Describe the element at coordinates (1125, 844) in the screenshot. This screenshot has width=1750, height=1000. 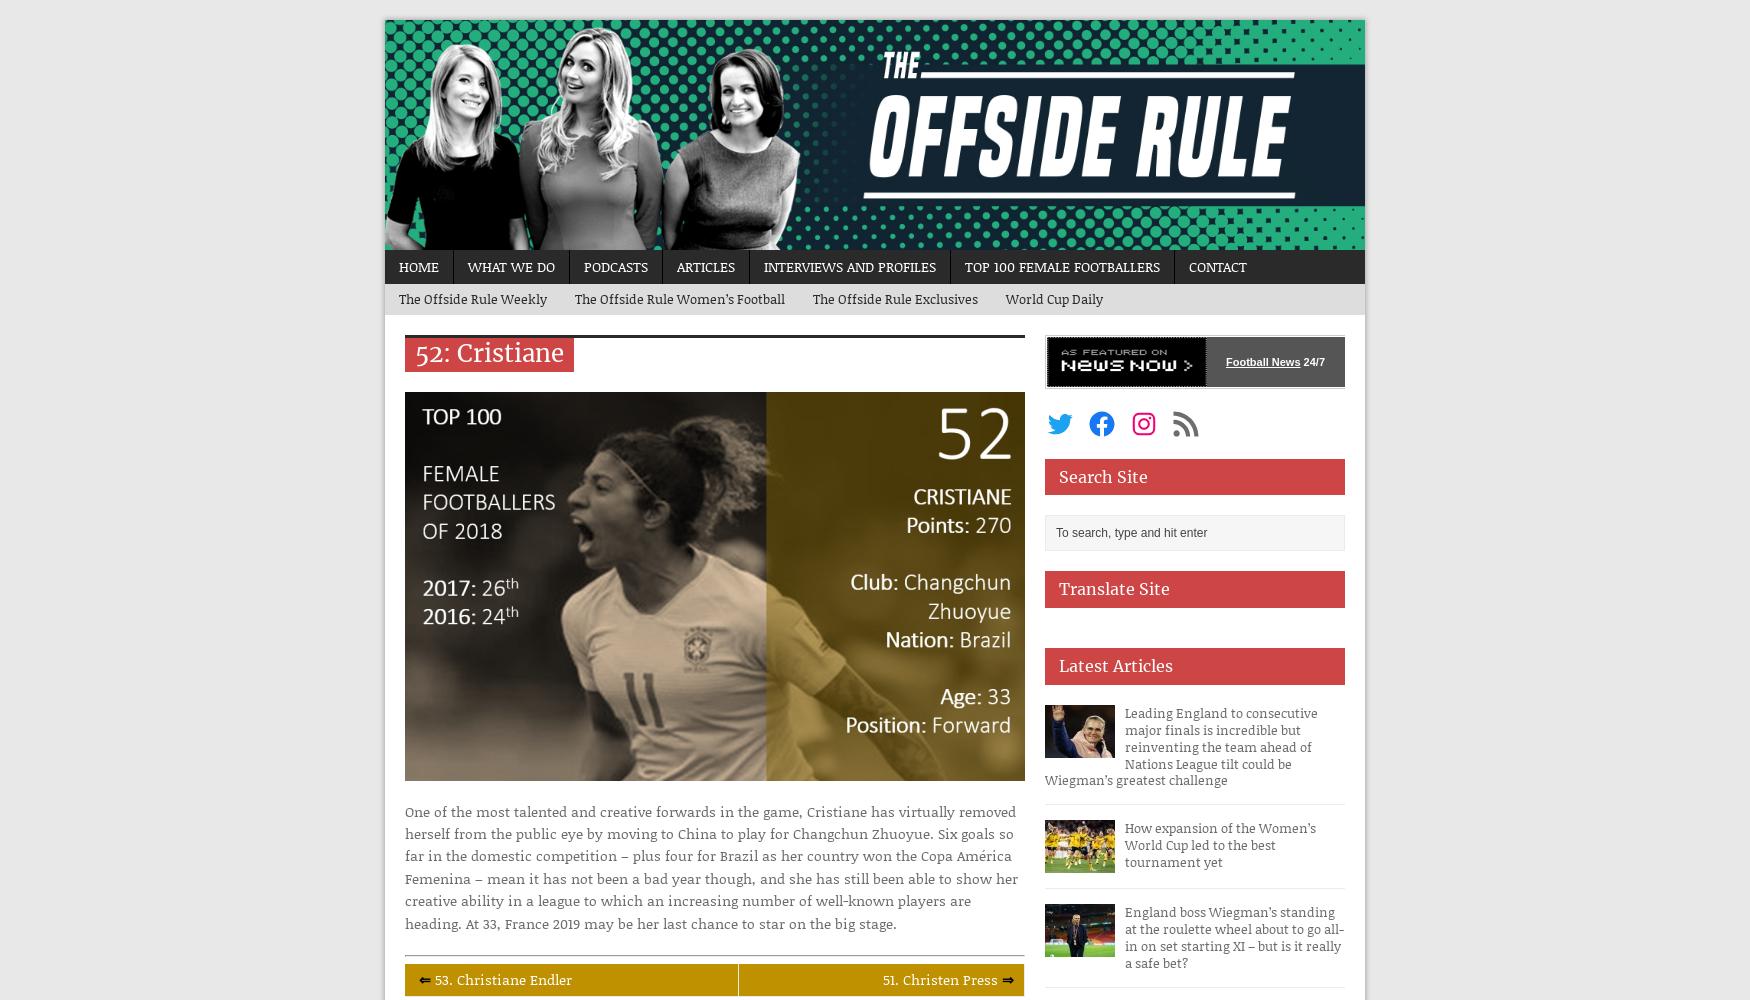
I see `'How expansion of the Women’s World Cup led to the best tournament yet'` at that location.